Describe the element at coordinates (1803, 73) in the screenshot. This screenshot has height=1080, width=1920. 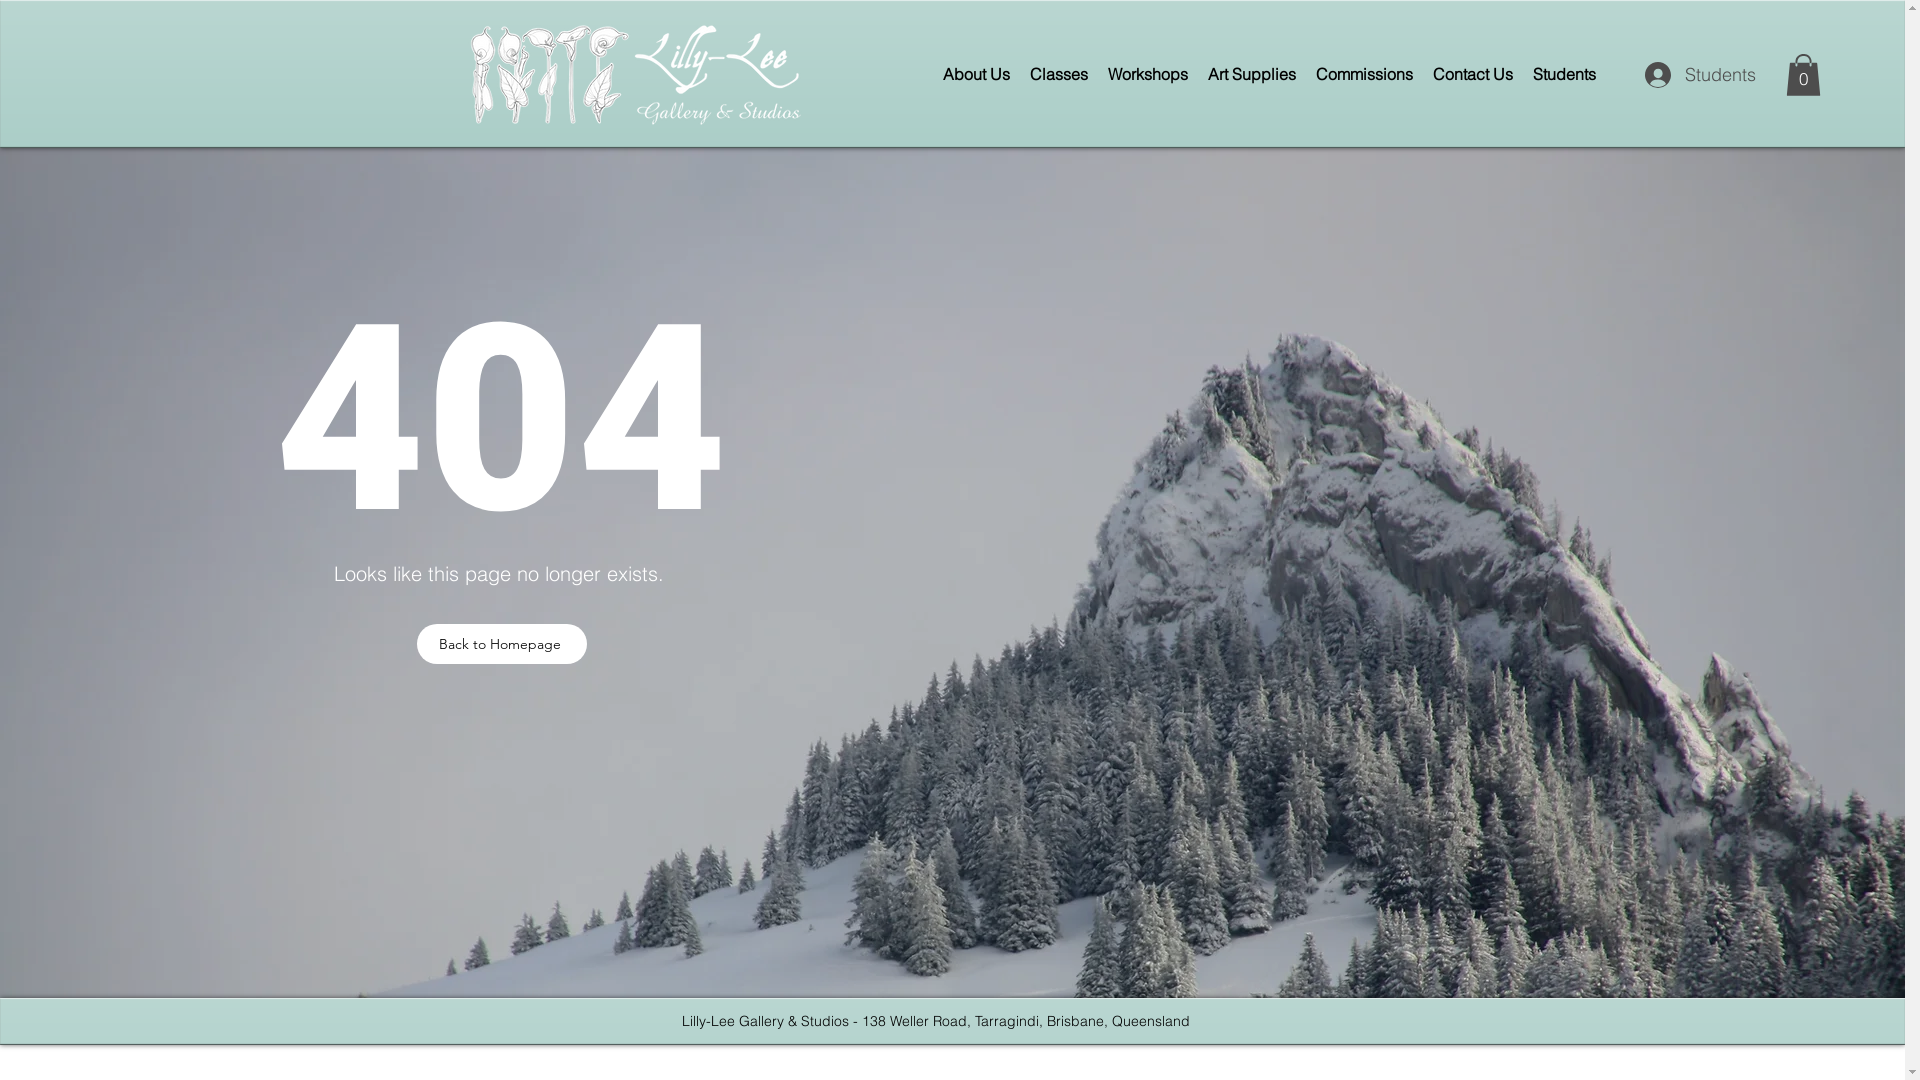
I see `'0'` at that location.